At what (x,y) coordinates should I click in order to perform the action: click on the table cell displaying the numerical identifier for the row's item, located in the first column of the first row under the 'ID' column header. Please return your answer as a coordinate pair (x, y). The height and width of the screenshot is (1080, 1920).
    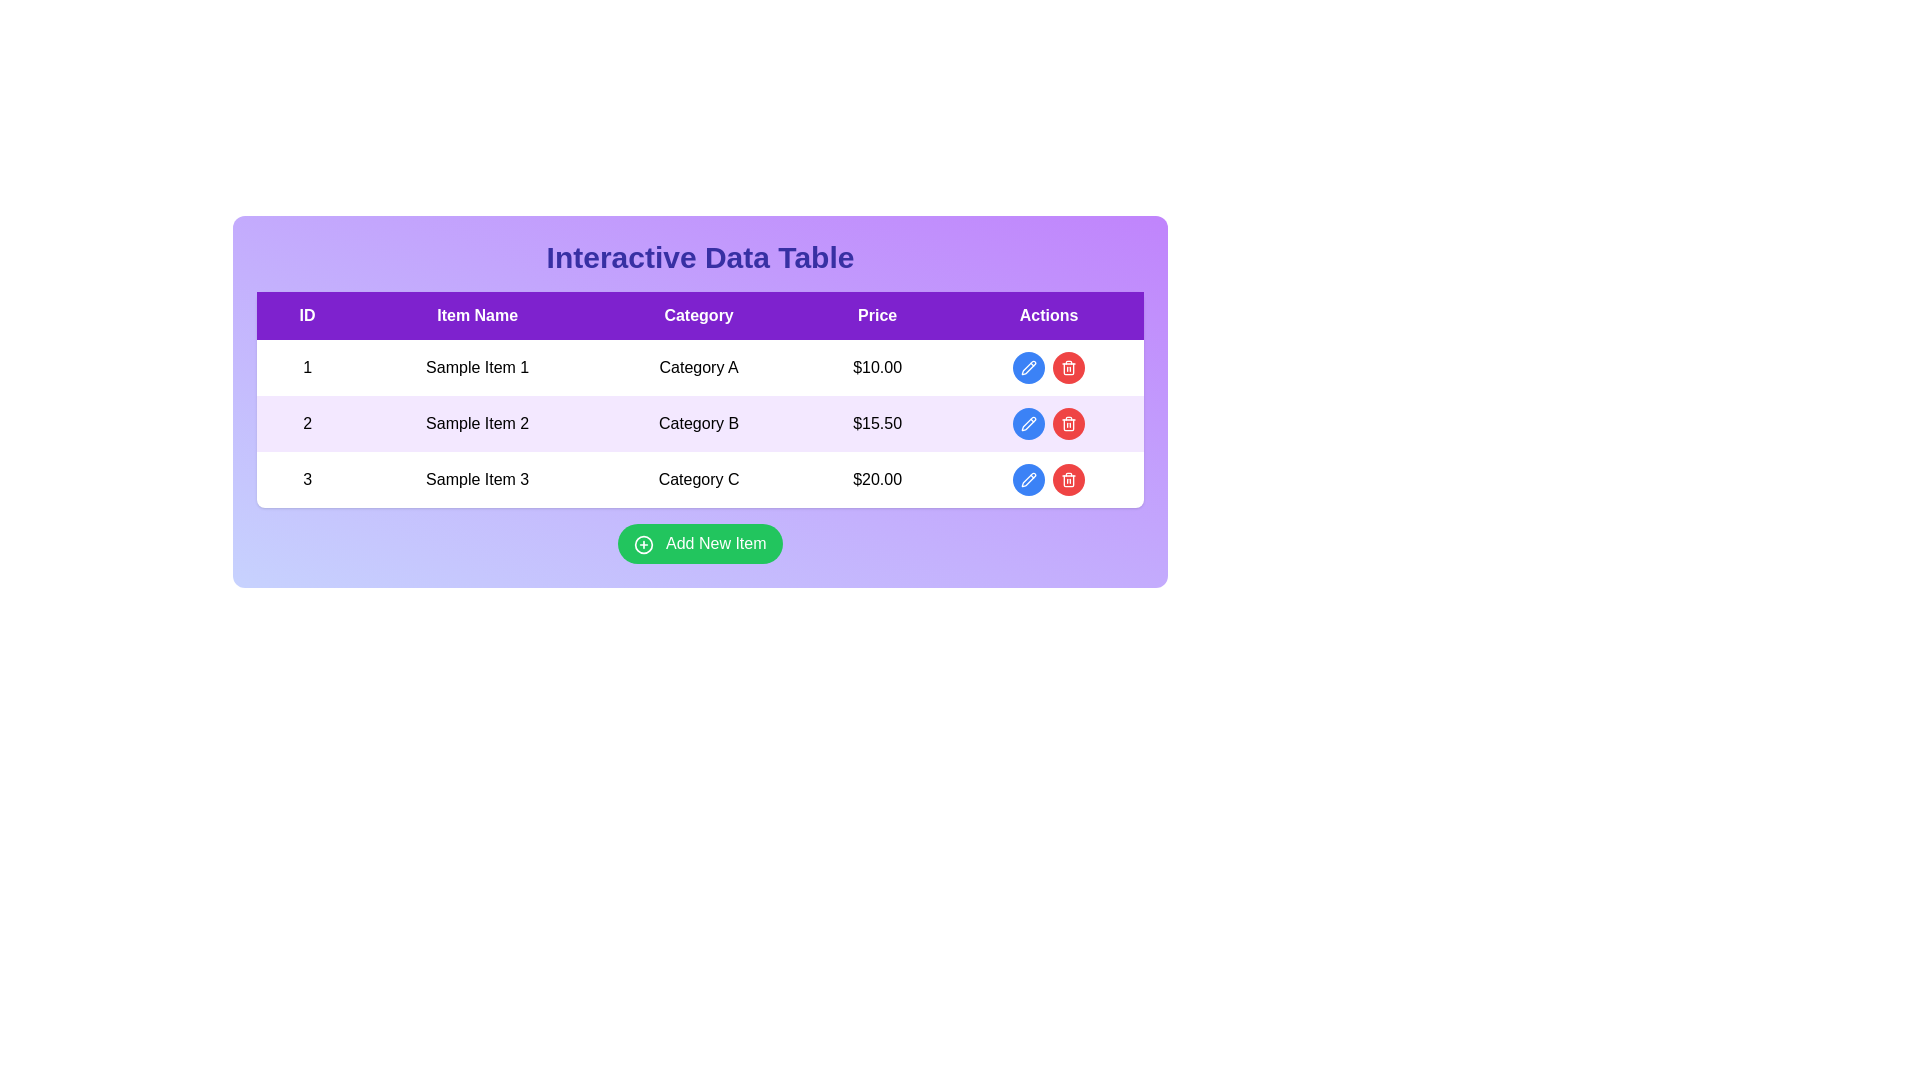
    Looking at the image, I should click on (306, 367).